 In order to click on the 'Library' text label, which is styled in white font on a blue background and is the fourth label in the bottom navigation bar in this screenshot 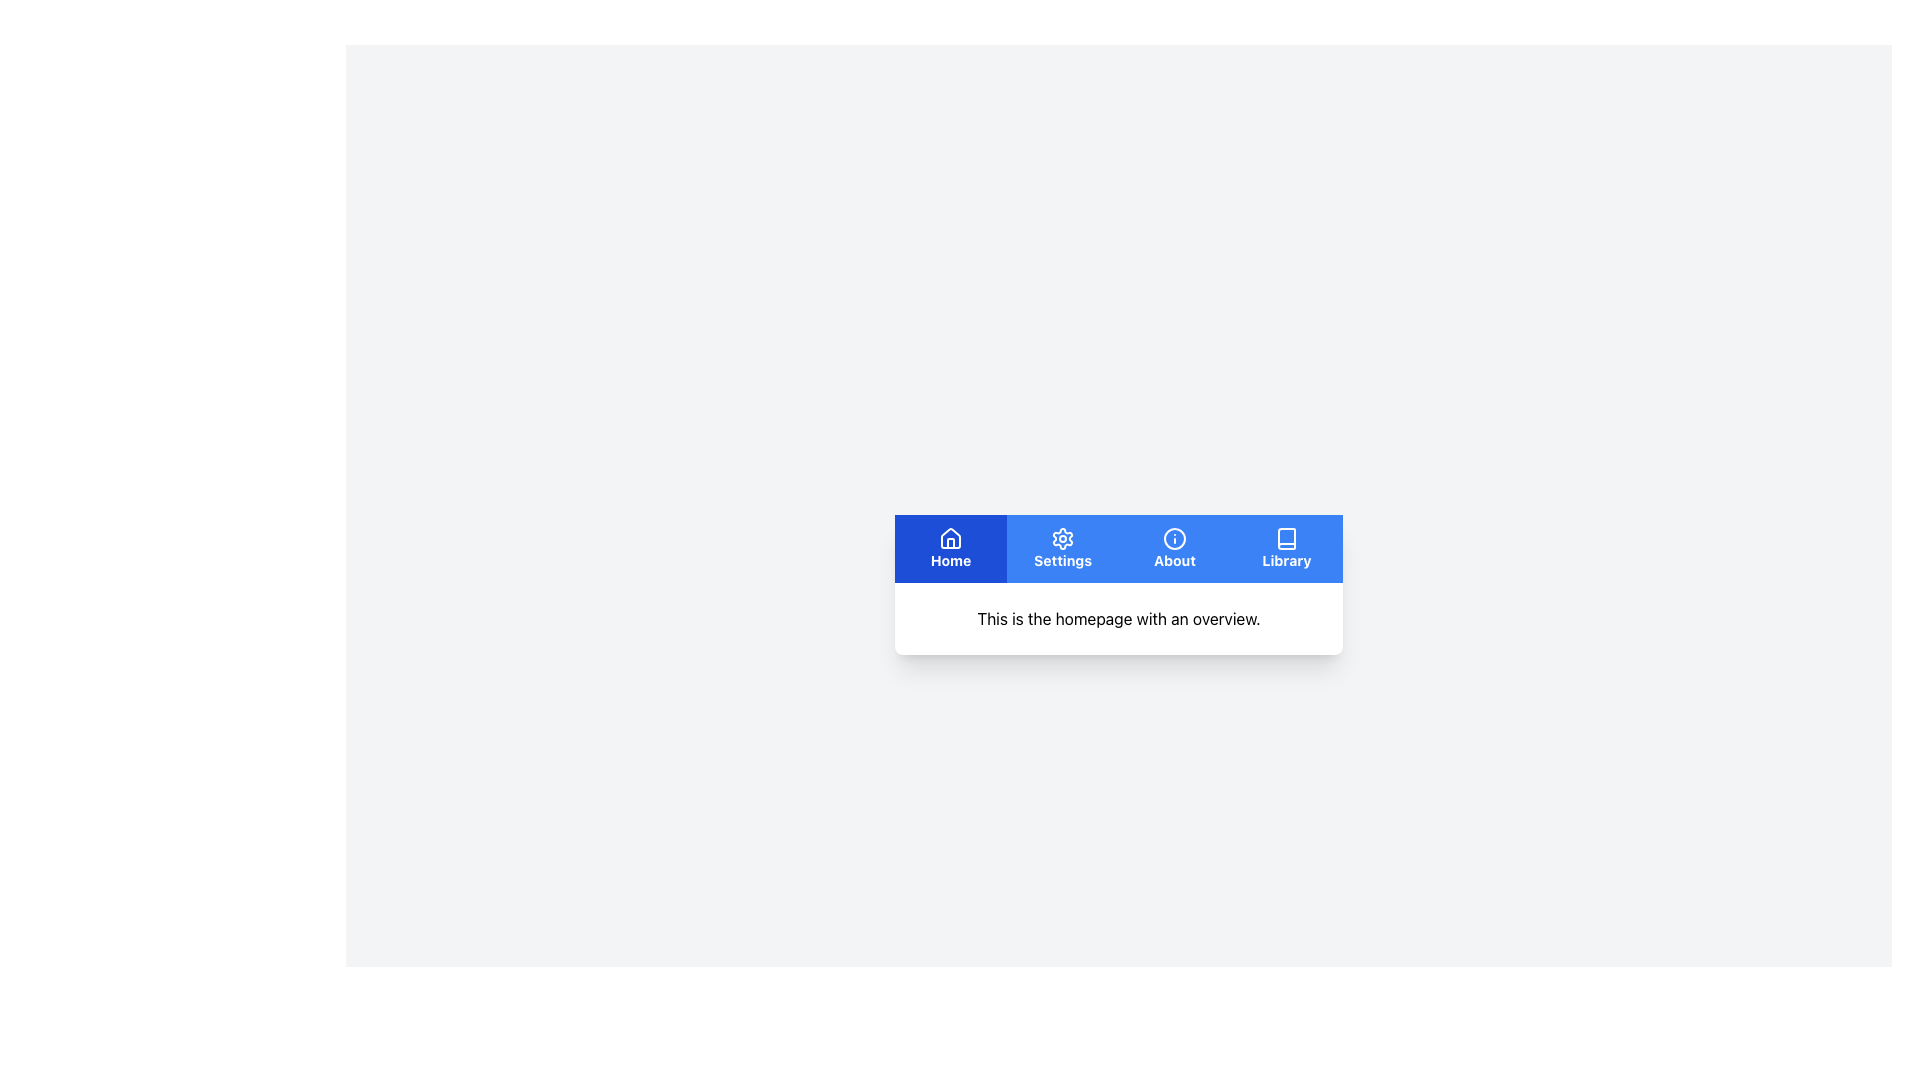, I will do `click(1286, 560)`.